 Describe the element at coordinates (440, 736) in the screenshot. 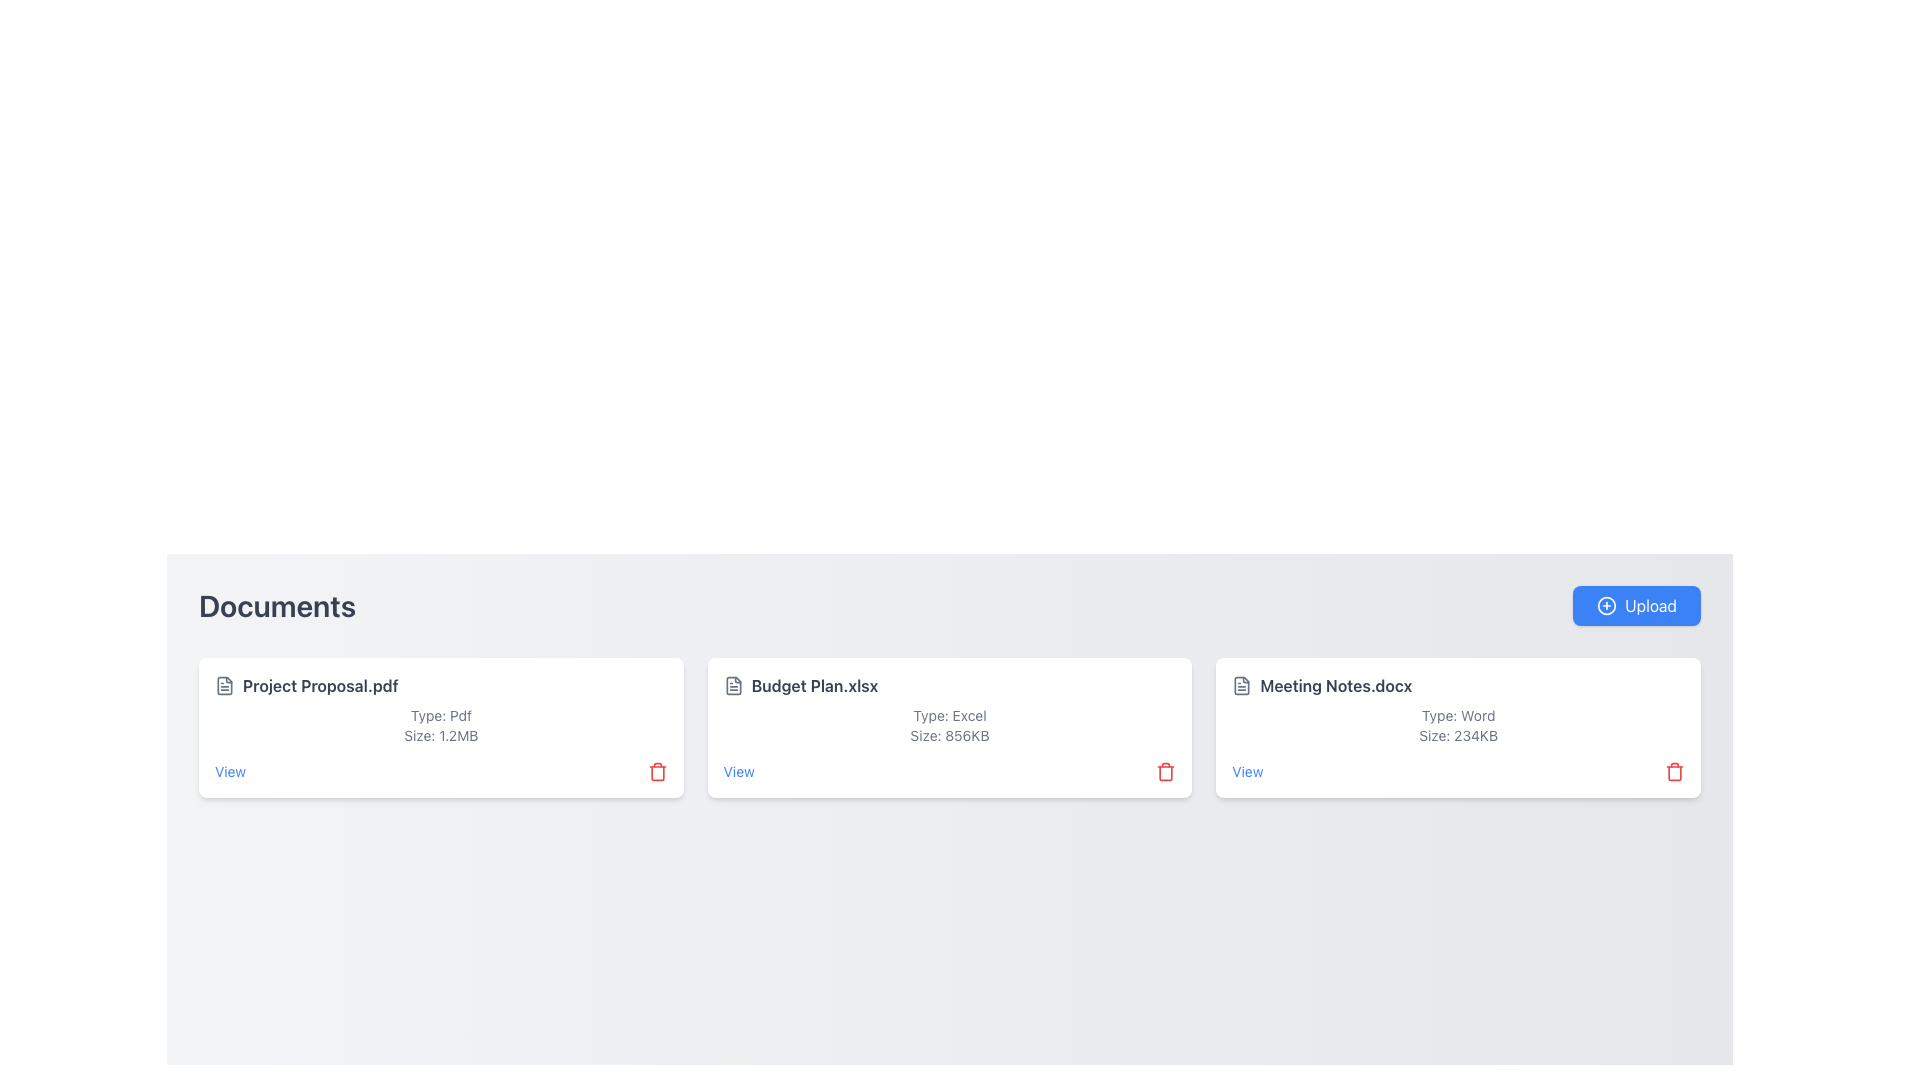

I see `the static text element displaying the file size 'Size: 1.2MB' located within the document card for 'Project Proposal.pdf', positioned beneath 'Type: Pdf' and above the 'View' link` at that location.